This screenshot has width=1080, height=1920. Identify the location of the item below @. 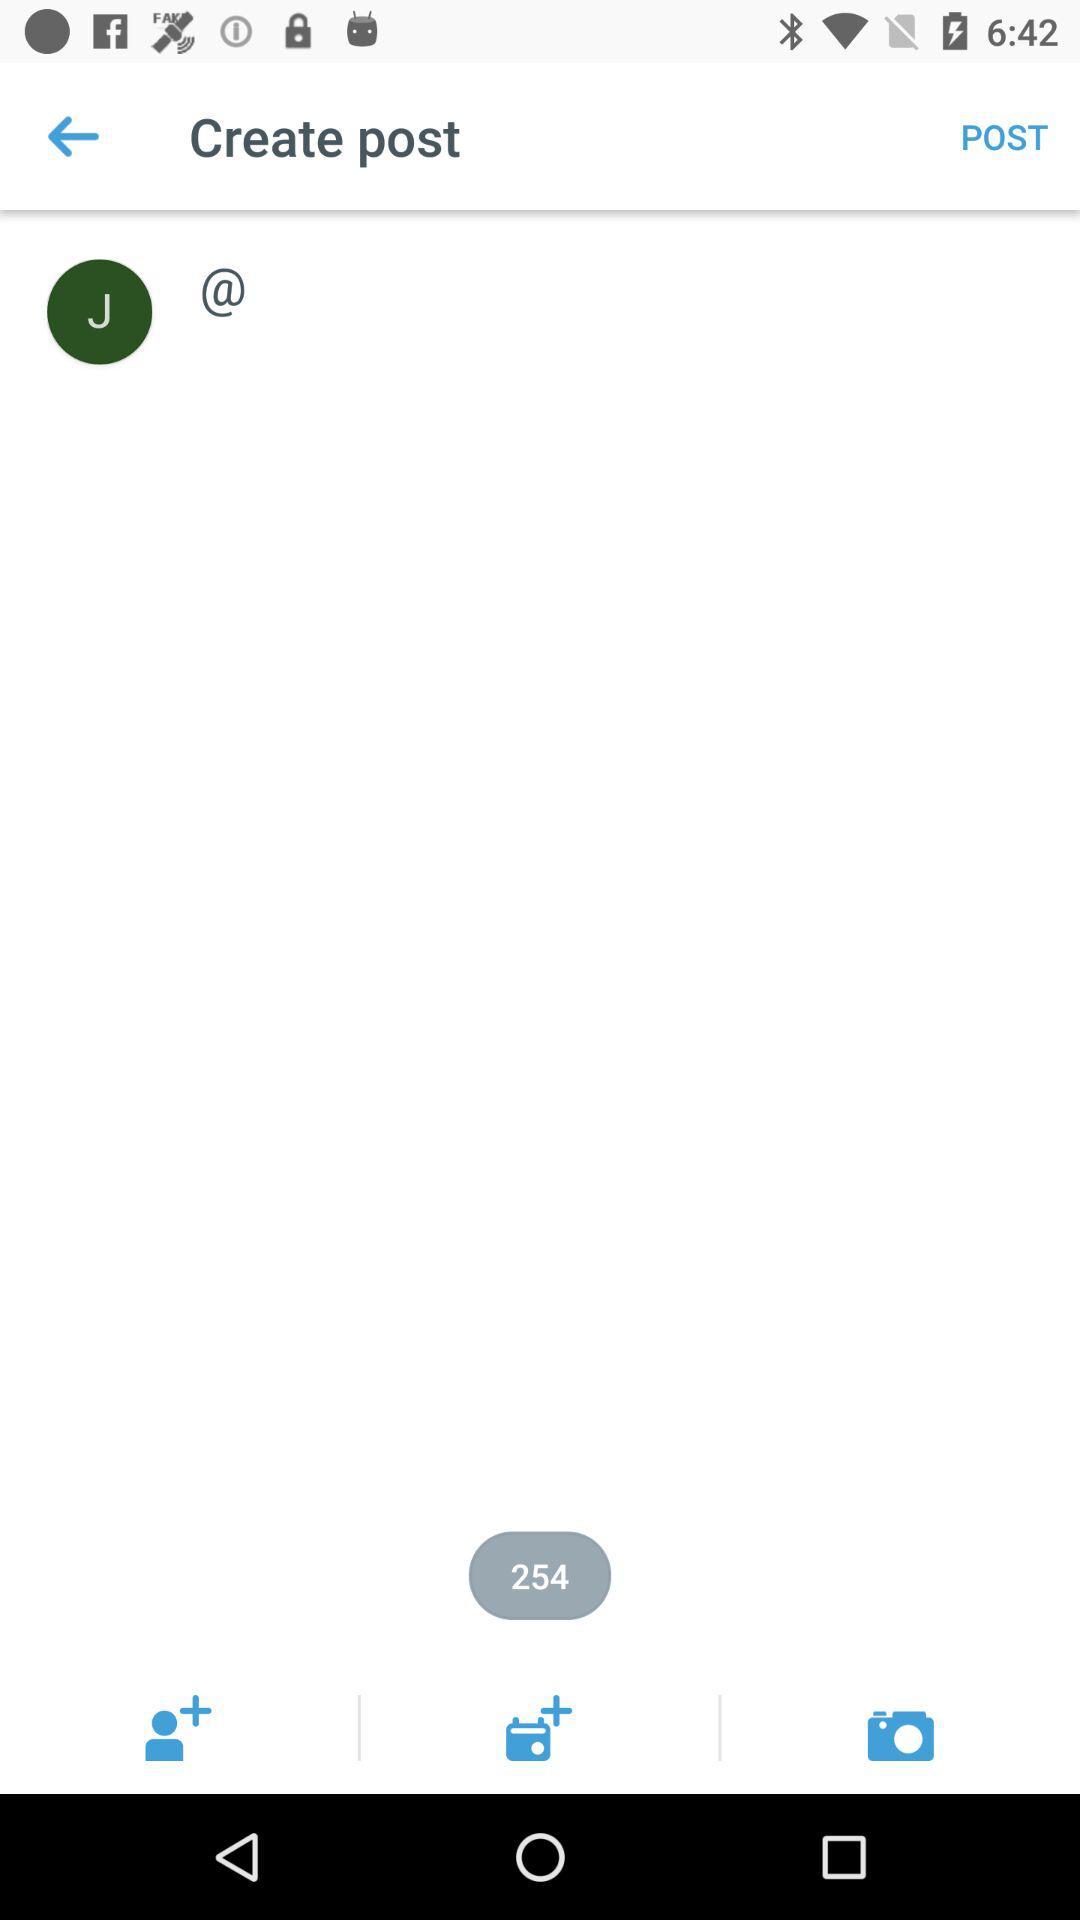
(540, 1574).